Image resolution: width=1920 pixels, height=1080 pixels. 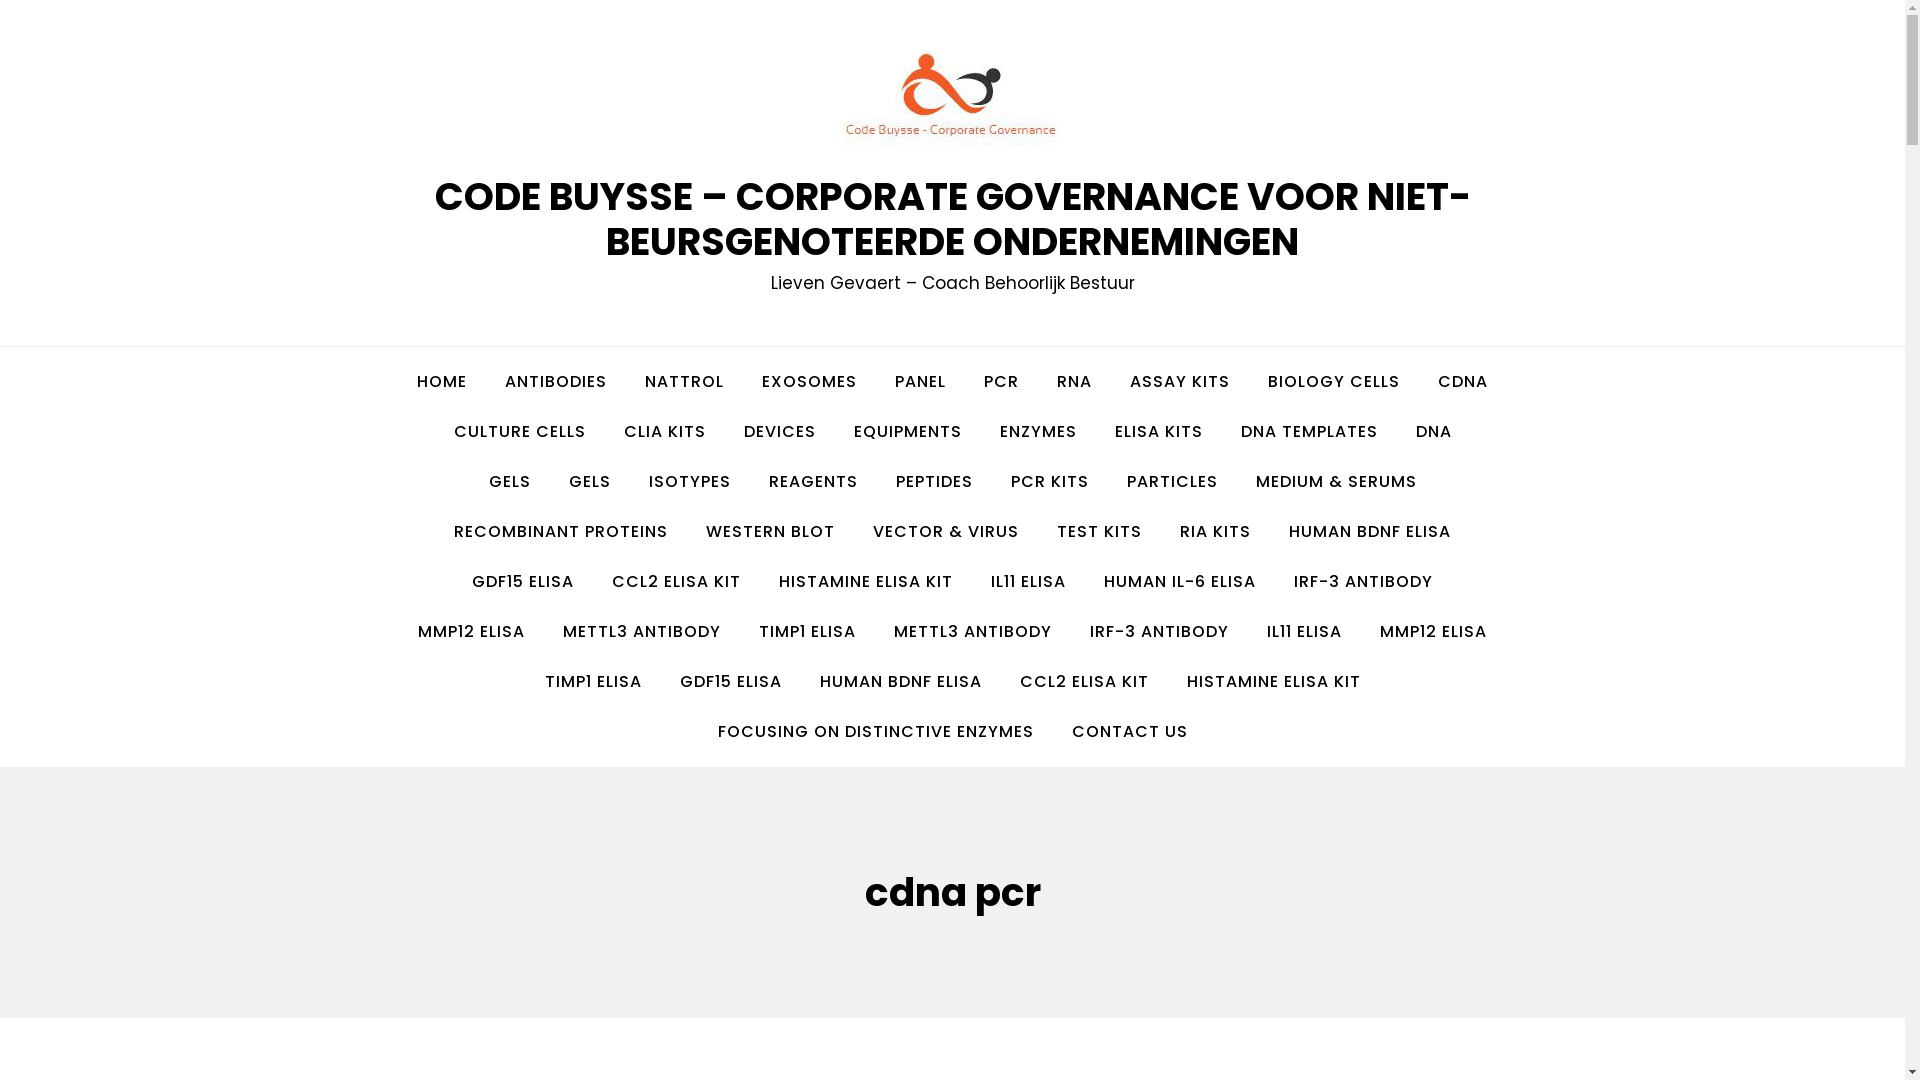 I want to click on 'EXOSOMES', so click(x=809, y=381).